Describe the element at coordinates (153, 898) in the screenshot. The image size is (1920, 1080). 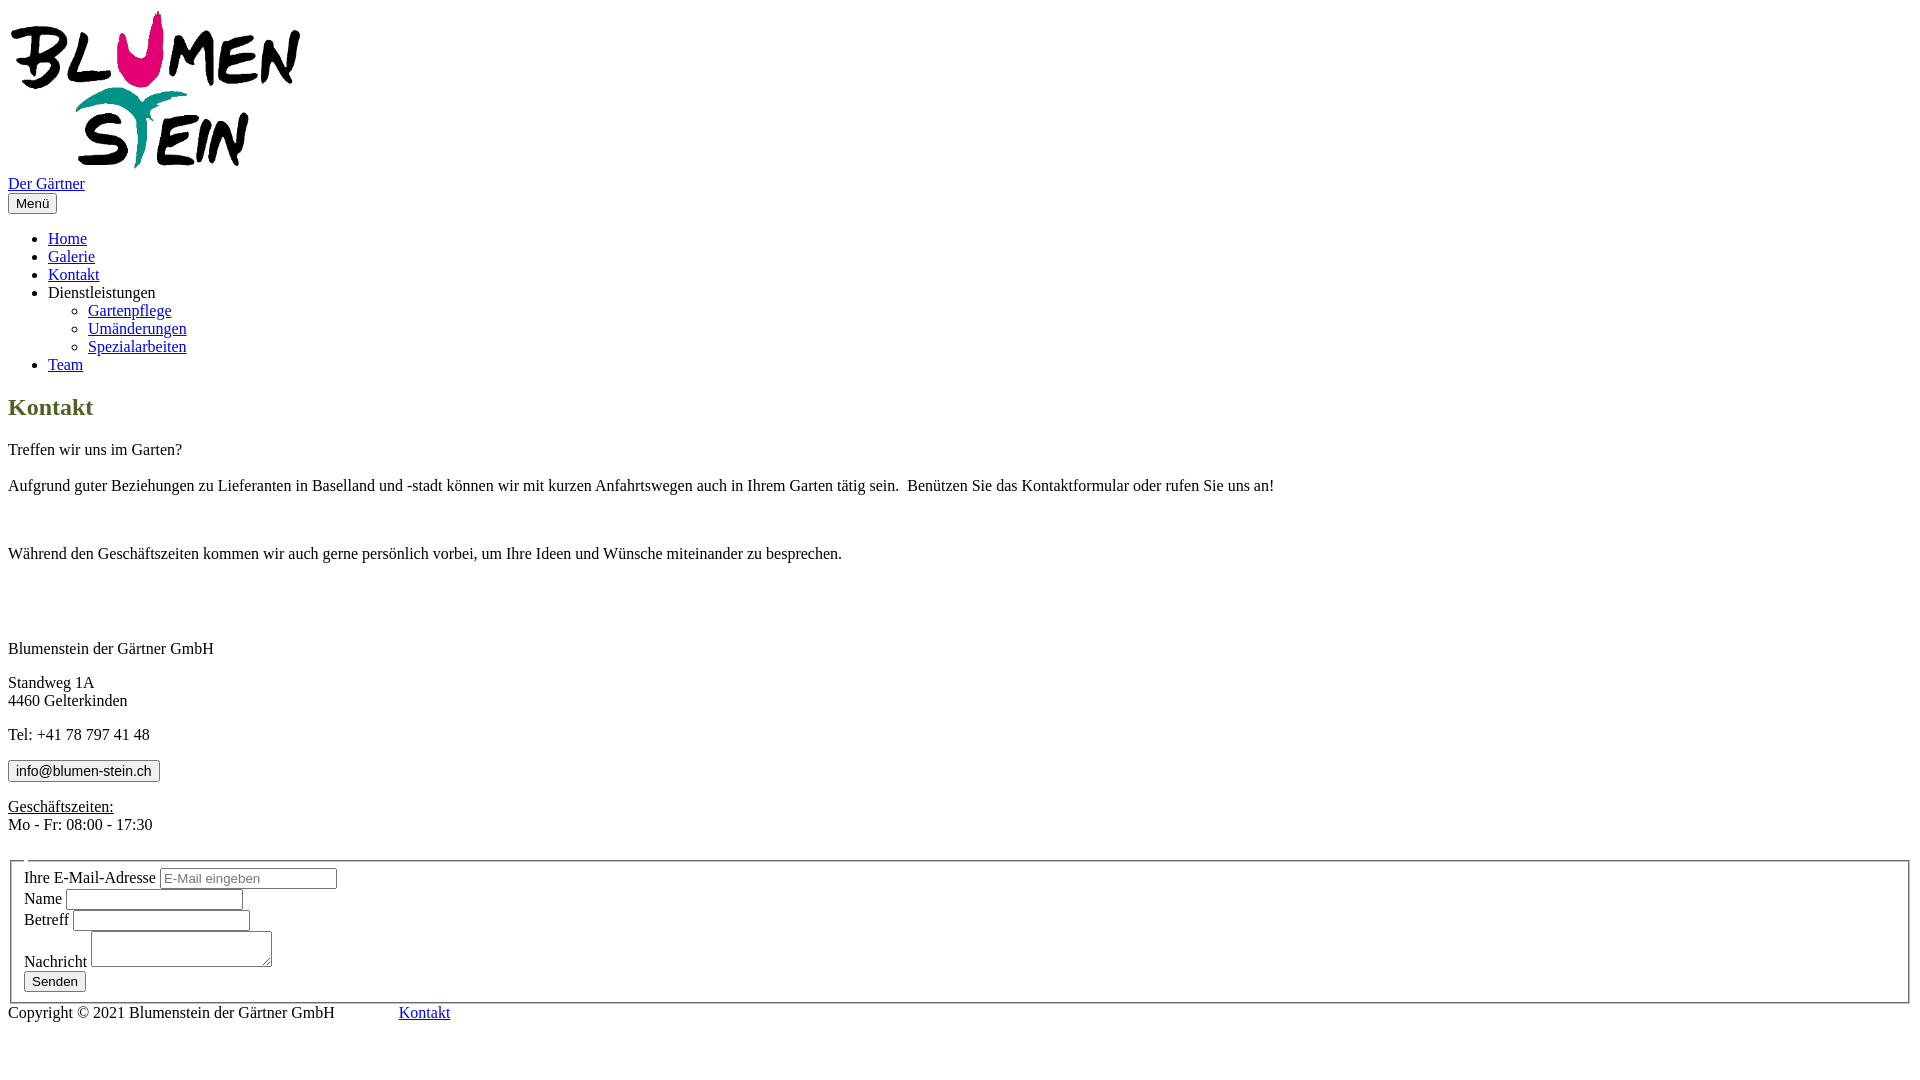
I see `'singleline_1'` at that location.